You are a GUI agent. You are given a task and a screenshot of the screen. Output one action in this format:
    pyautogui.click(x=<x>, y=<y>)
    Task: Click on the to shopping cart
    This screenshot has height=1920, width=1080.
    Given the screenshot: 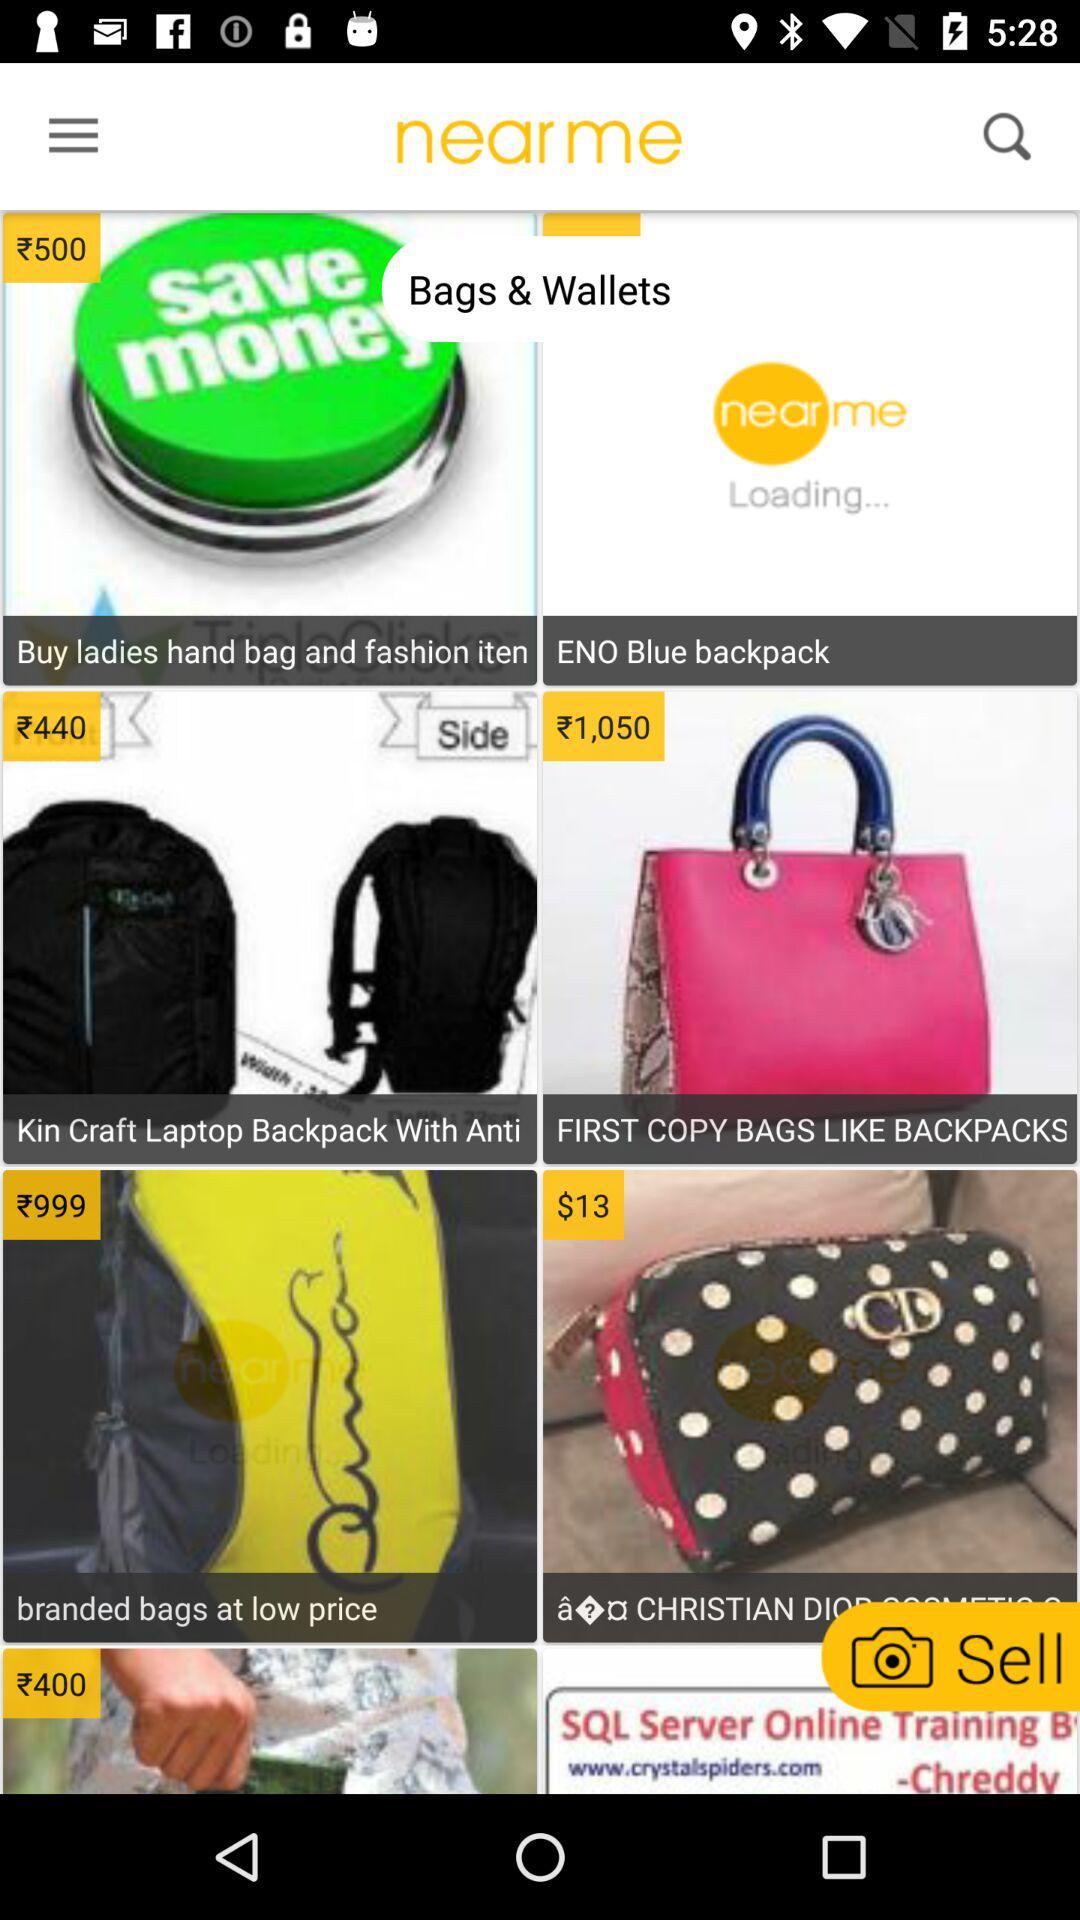 What is the action you would take?
    pyautogui.click(x=808, y=719)
    